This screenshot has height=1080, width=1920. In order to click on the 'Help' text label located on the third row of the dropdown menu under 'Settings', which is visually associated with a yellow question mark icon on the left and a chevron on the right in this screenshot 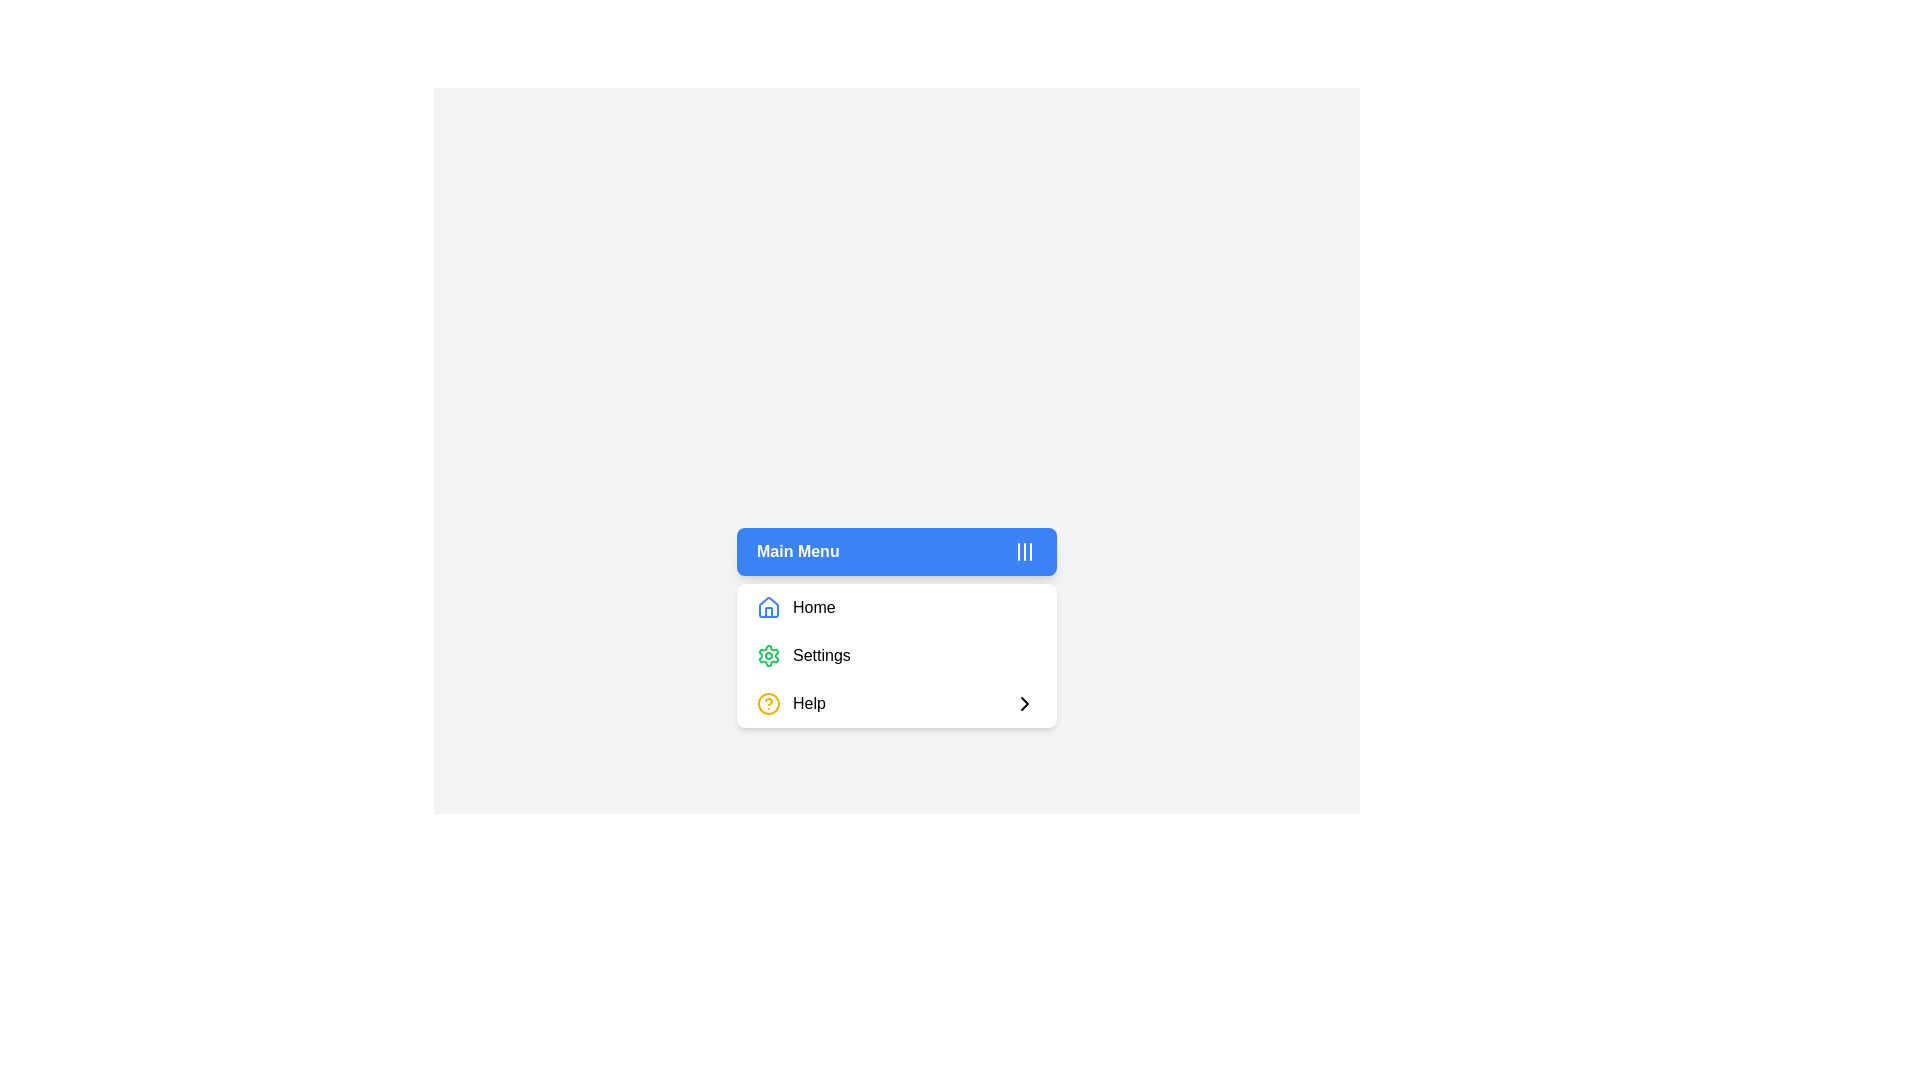, I will do `click(790, 703)`.